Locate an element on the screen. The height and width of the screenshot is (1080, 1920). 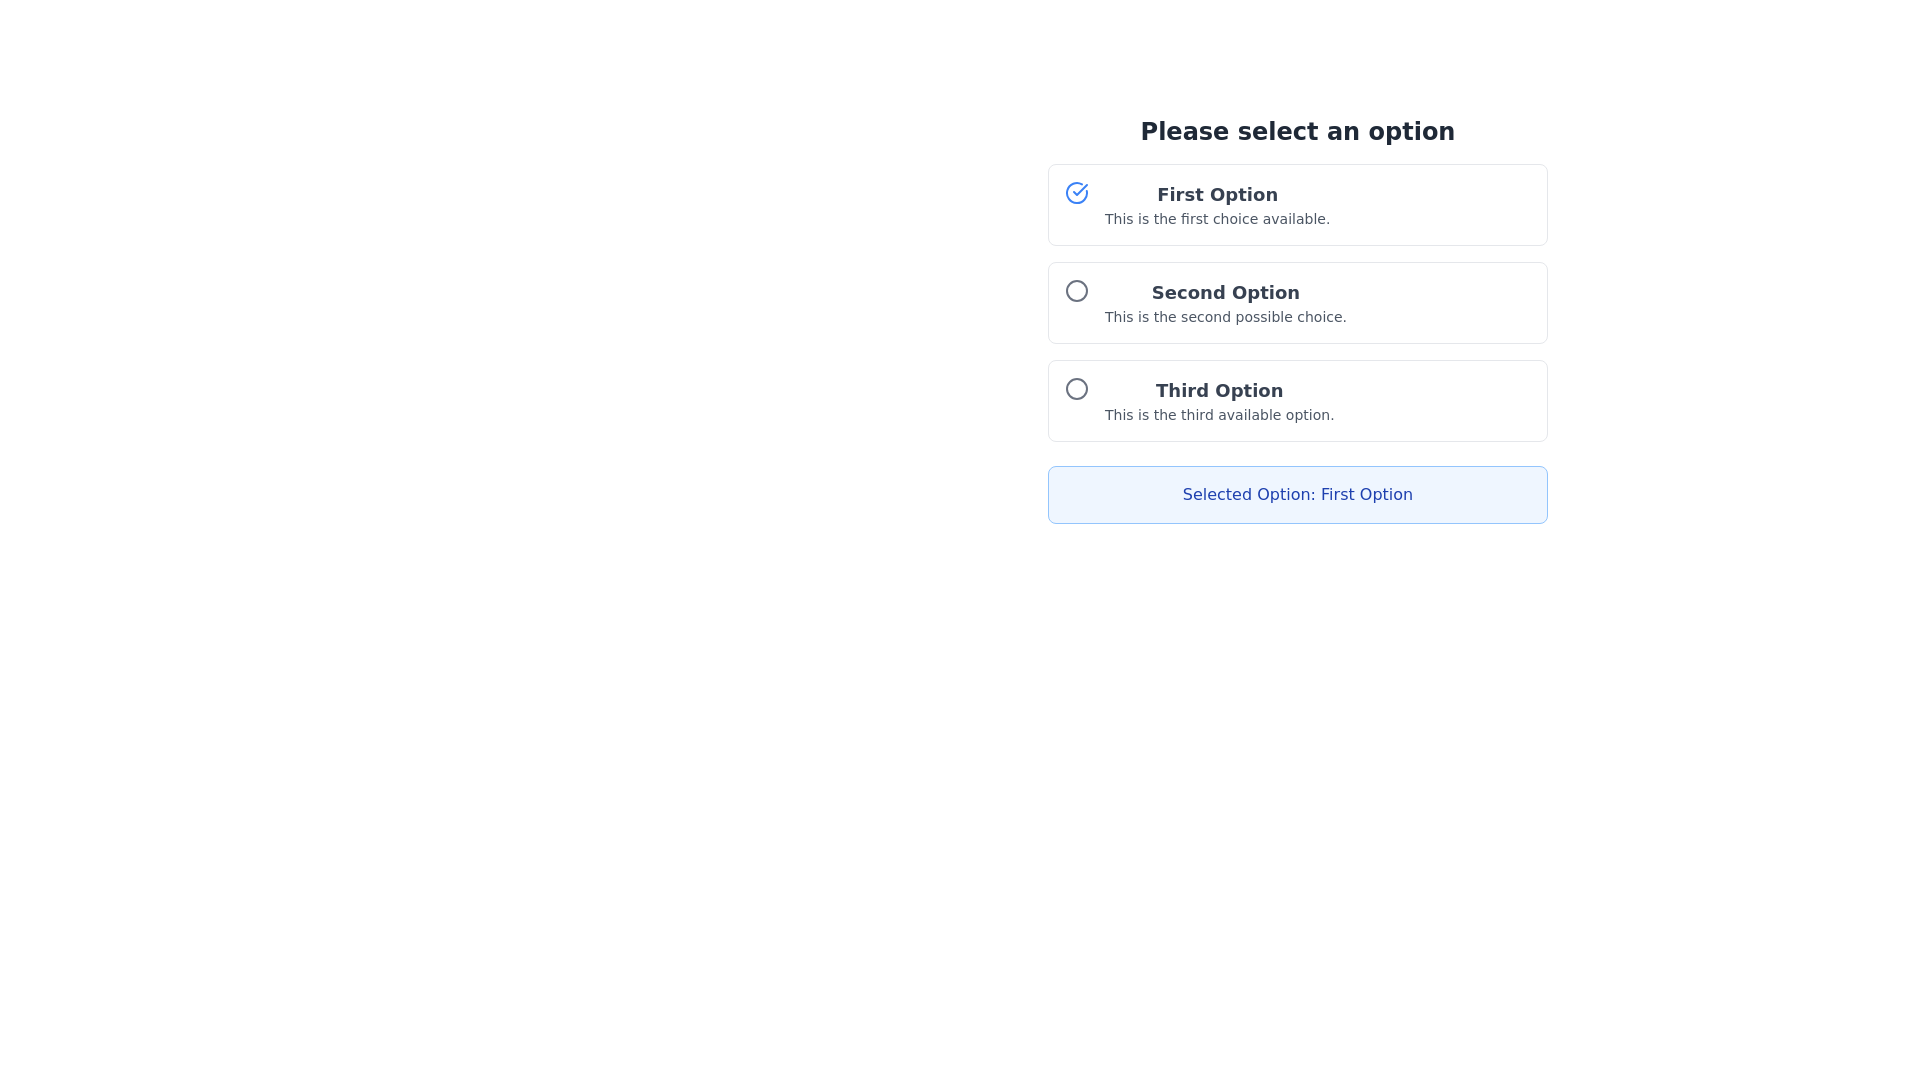
the unselected radio button located to the left of the text 'Second Option' is located at coordinates (1075, 290).